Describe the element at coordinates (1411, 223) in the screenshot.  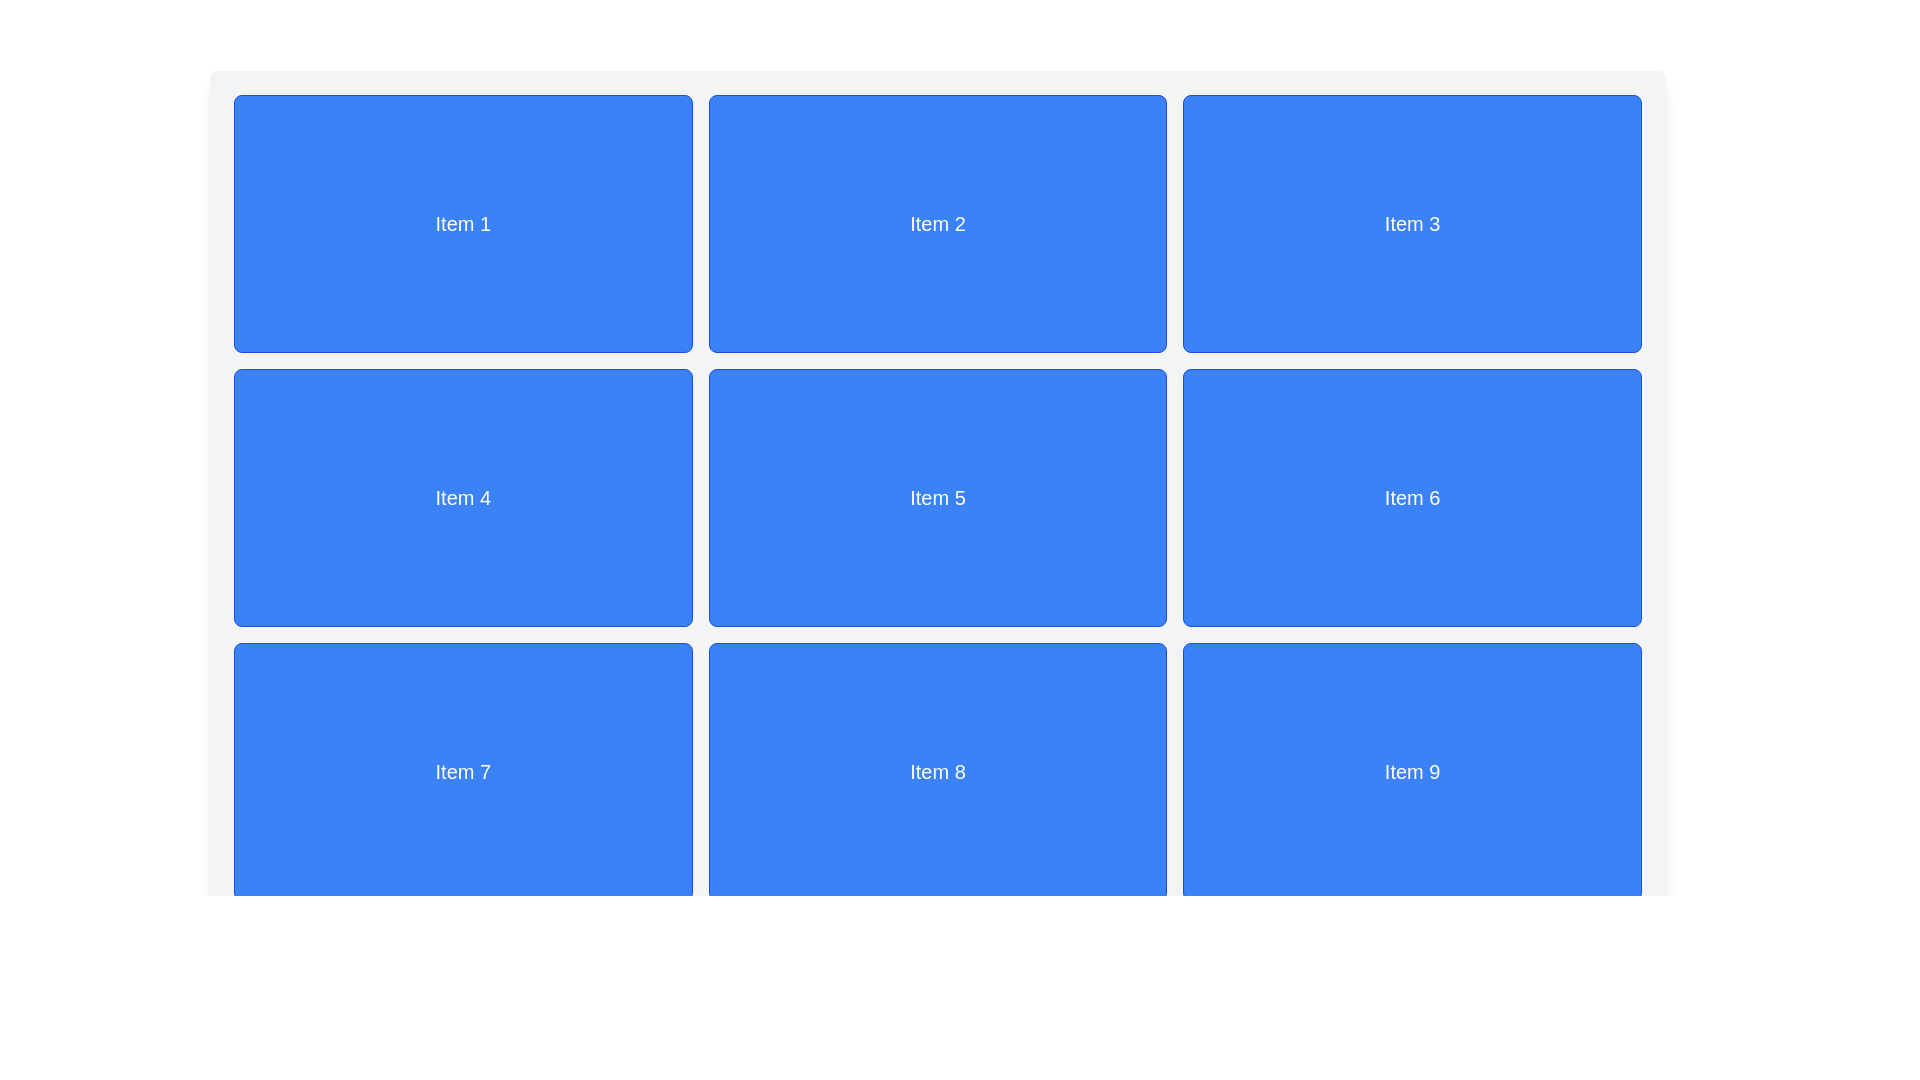
I see `the visual card that displays information associated with 'Item 3', located in the first row and third column of a 3x3 grid layout` at that location.